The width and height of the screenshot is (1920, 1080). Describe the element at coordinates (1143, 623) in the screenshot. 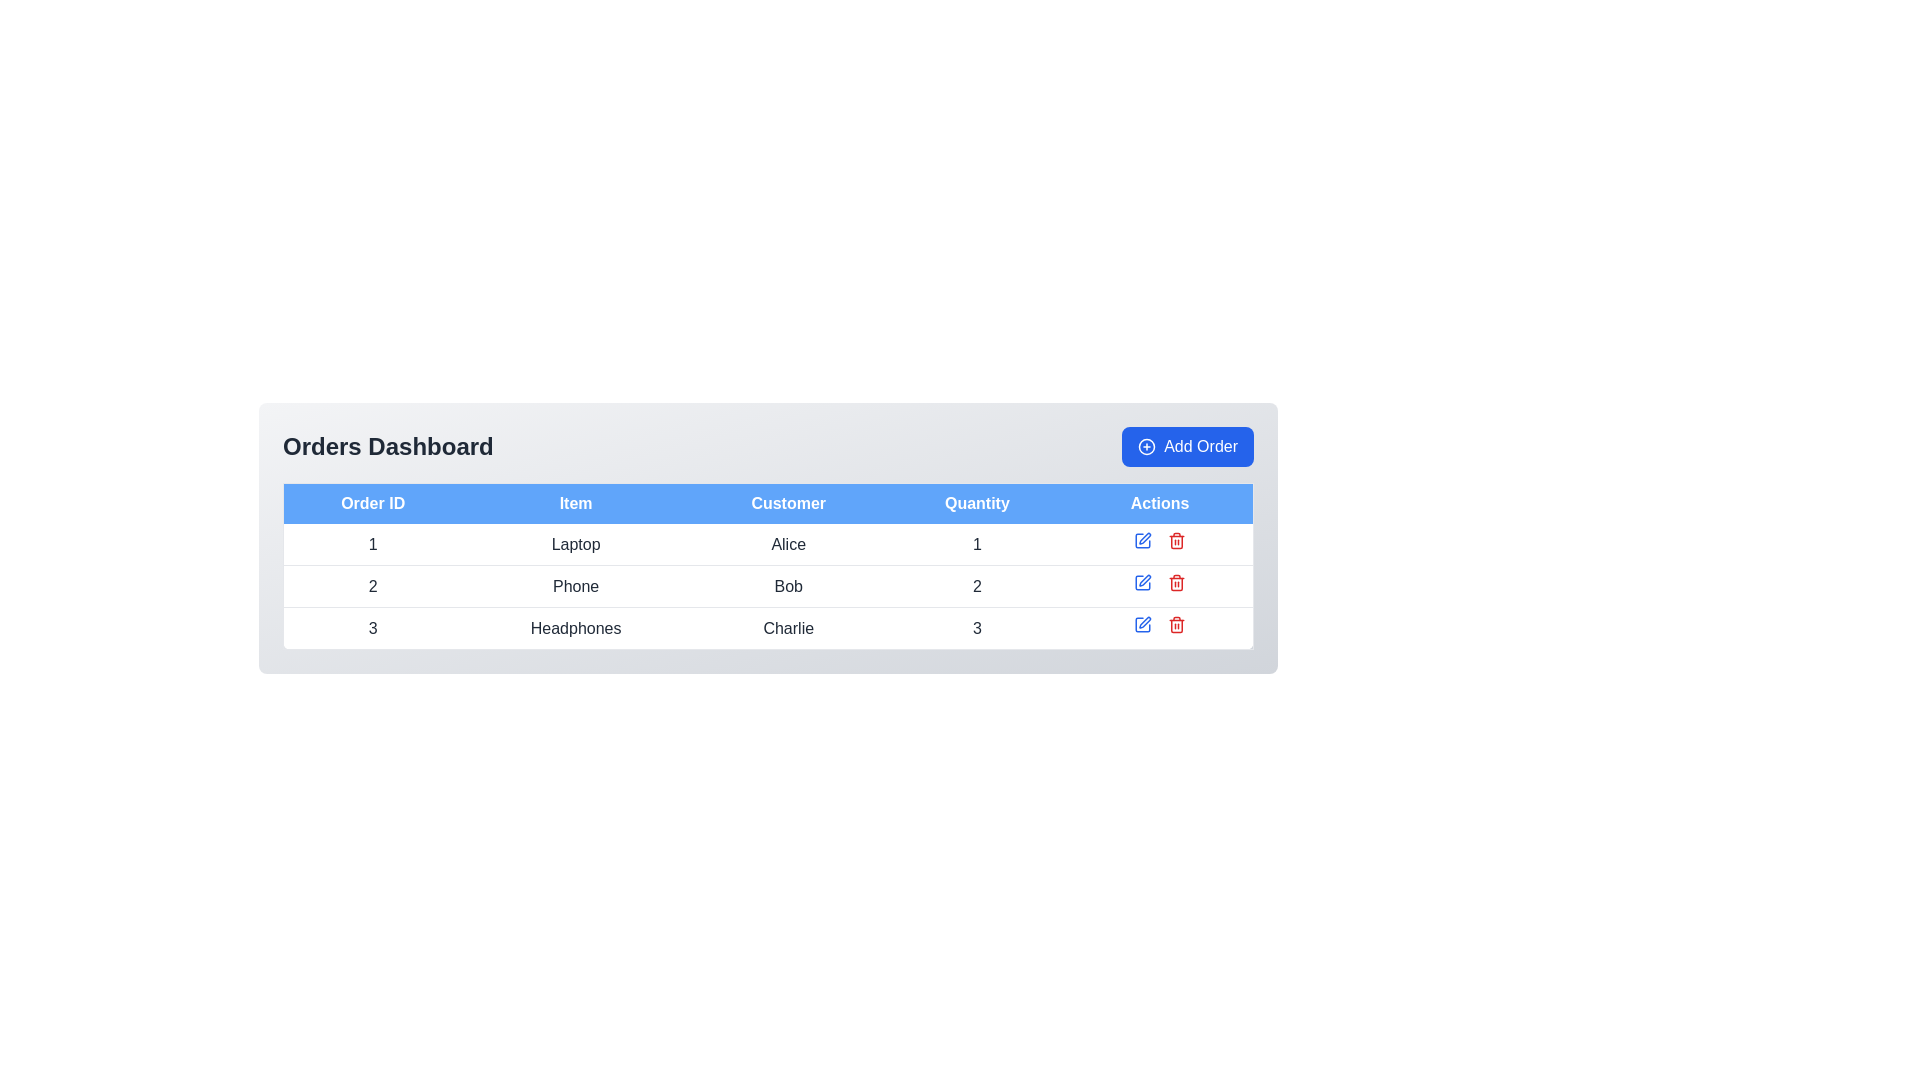

I see `the edit icon in the 'Actions' column for the third row, which corresponds to 'Charlie' and 'Headphones'` at that location.